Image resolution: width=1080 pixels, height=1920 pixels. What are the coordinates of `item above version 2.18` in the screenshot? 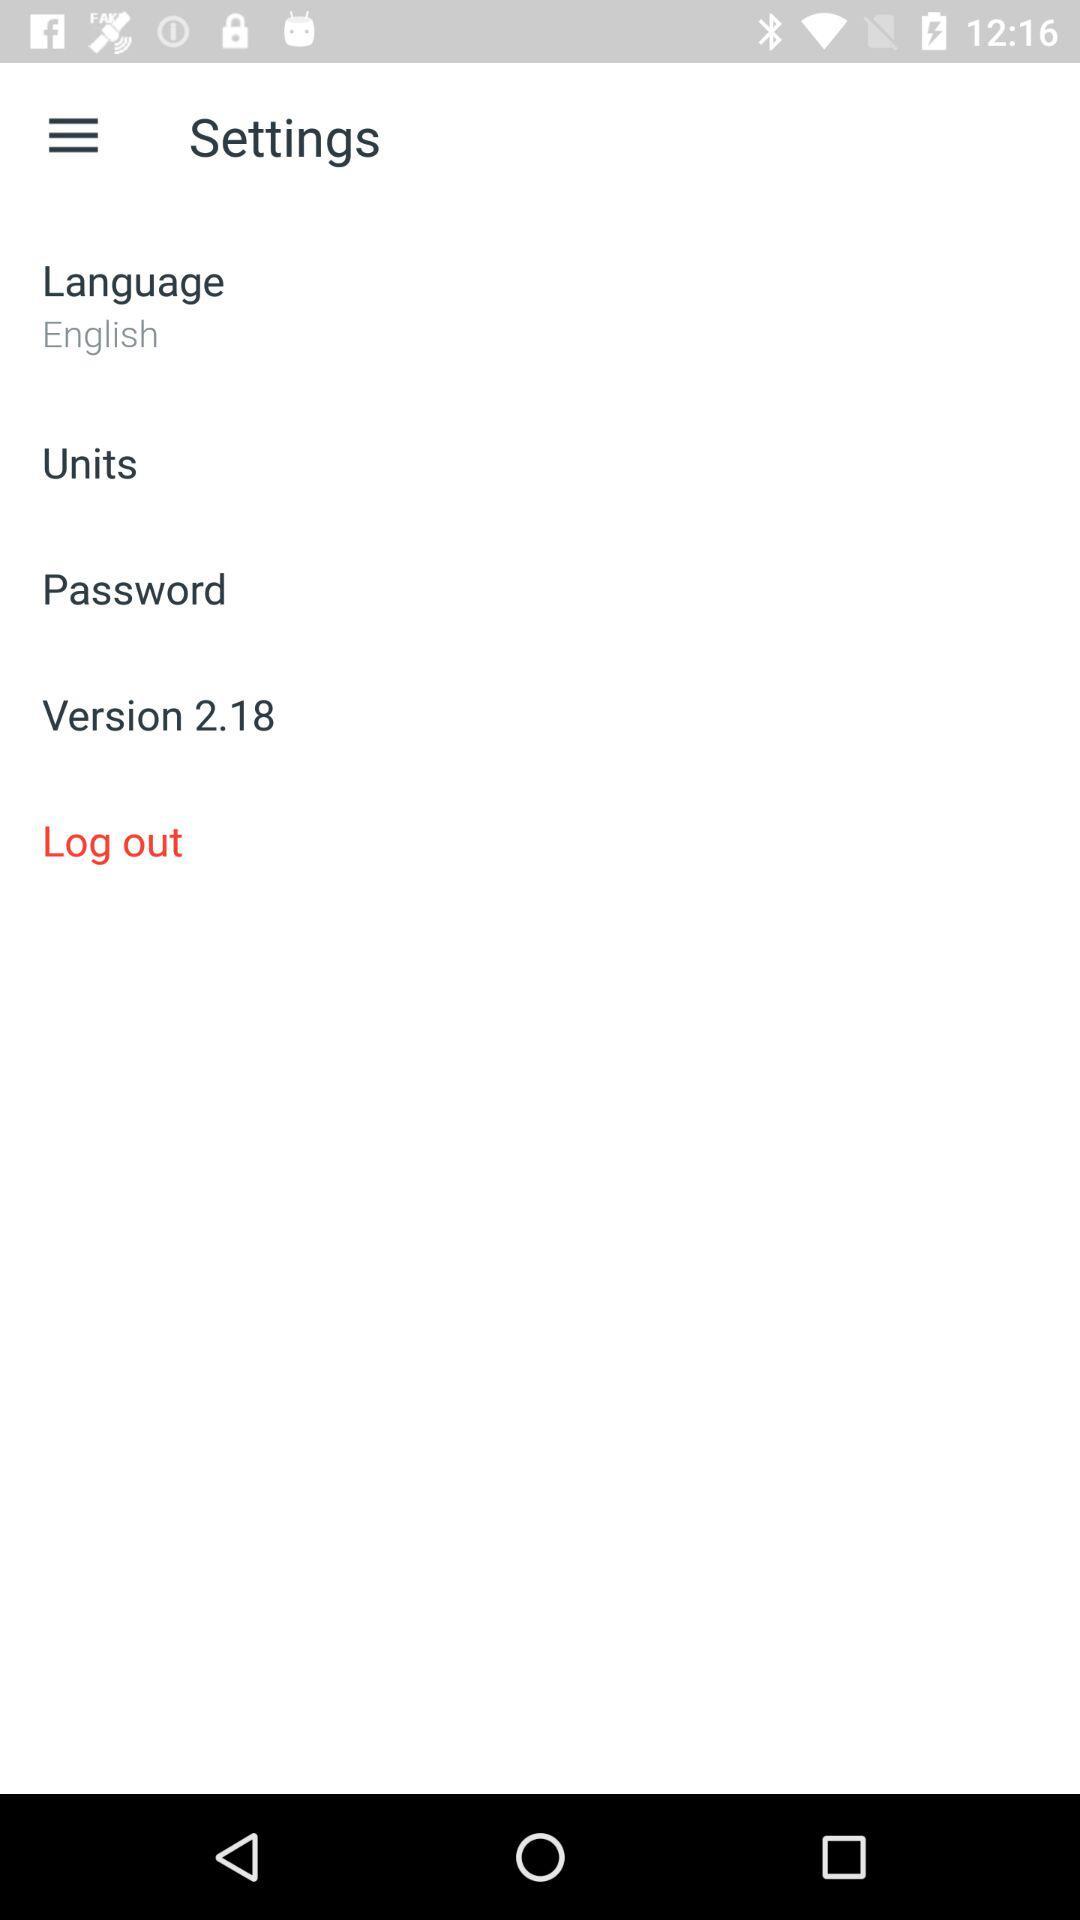 It's located at (540, 587).